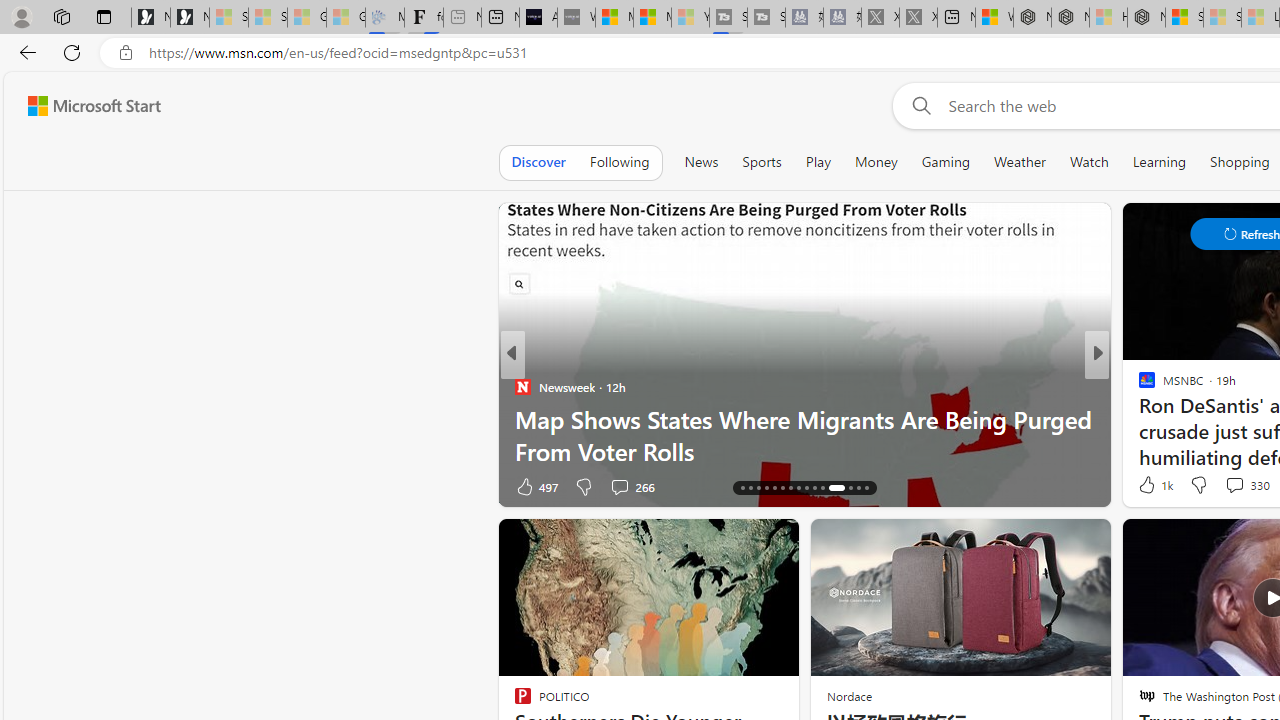 This screenshot has height=720, width=1280. Describe the element at coordinates (760, 161) in the screenshot. I see `'Sports'` at that location.